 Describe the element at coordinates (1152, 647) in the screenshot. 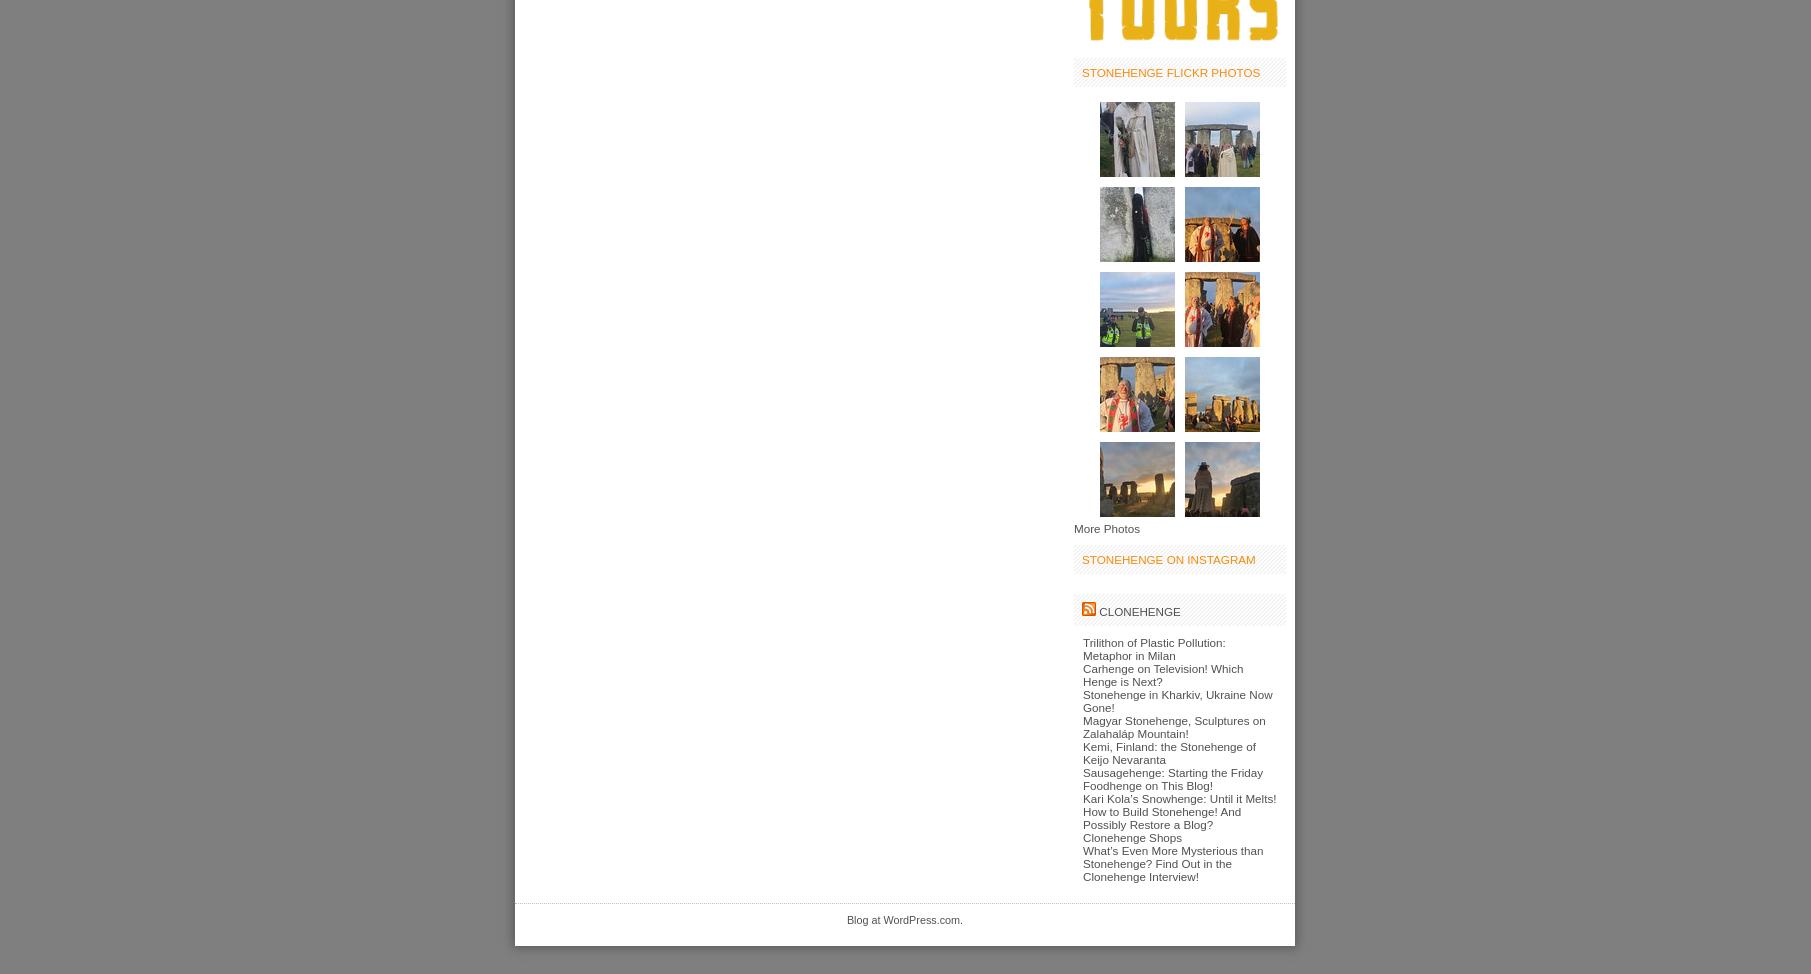

I see `'Trilithon of Plastic Pollution: Metaphor in Milan'` at that location.